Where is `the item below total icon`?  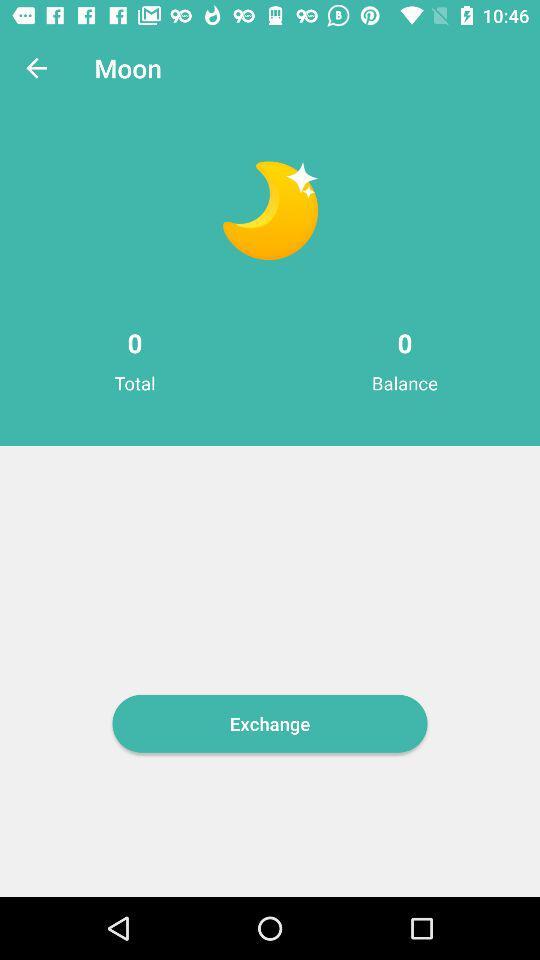
the item below total icon is located at coordinates (270, 722).